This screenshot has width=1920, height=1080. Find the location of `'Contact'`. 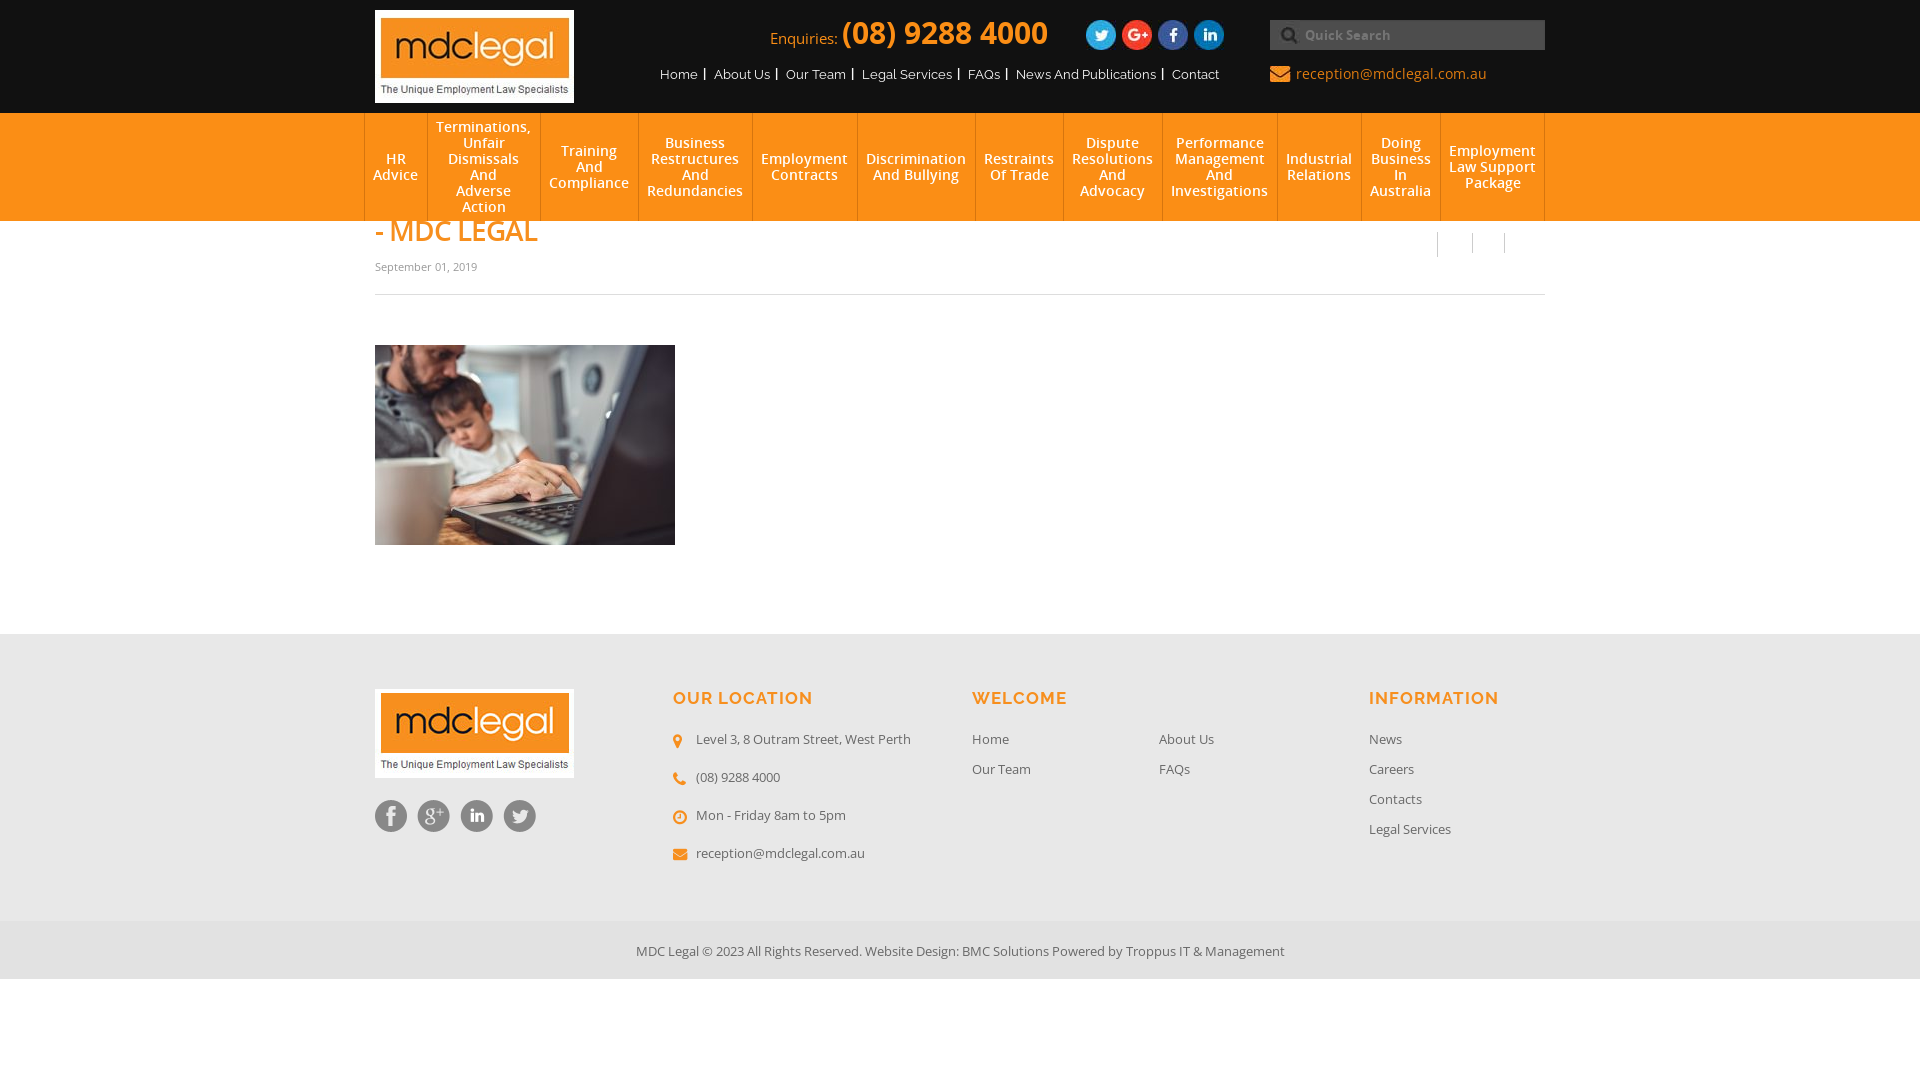

'Contact' is located at coordinates (1195, 73).